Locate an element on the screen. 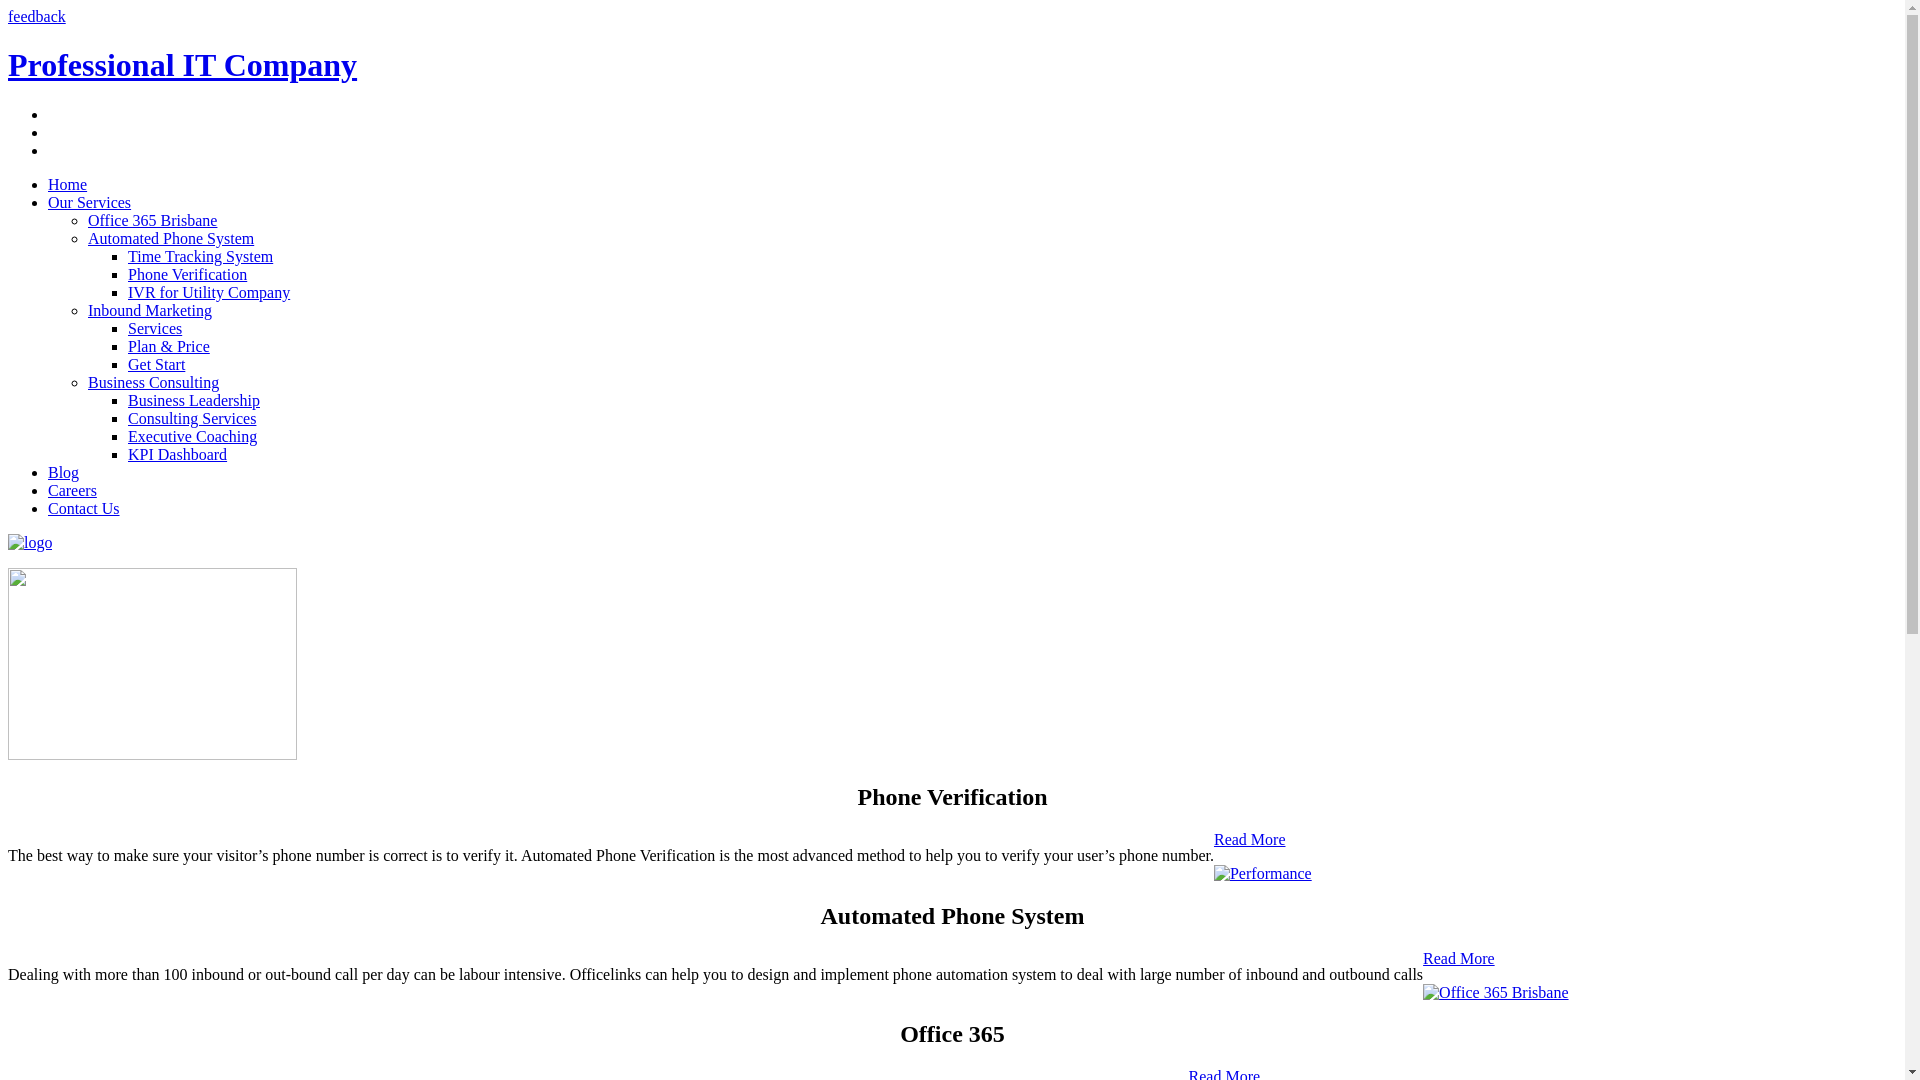 This screenshot has height=1080, width=1920. 'Automated Phone System' is located at coordinates (171, 237).